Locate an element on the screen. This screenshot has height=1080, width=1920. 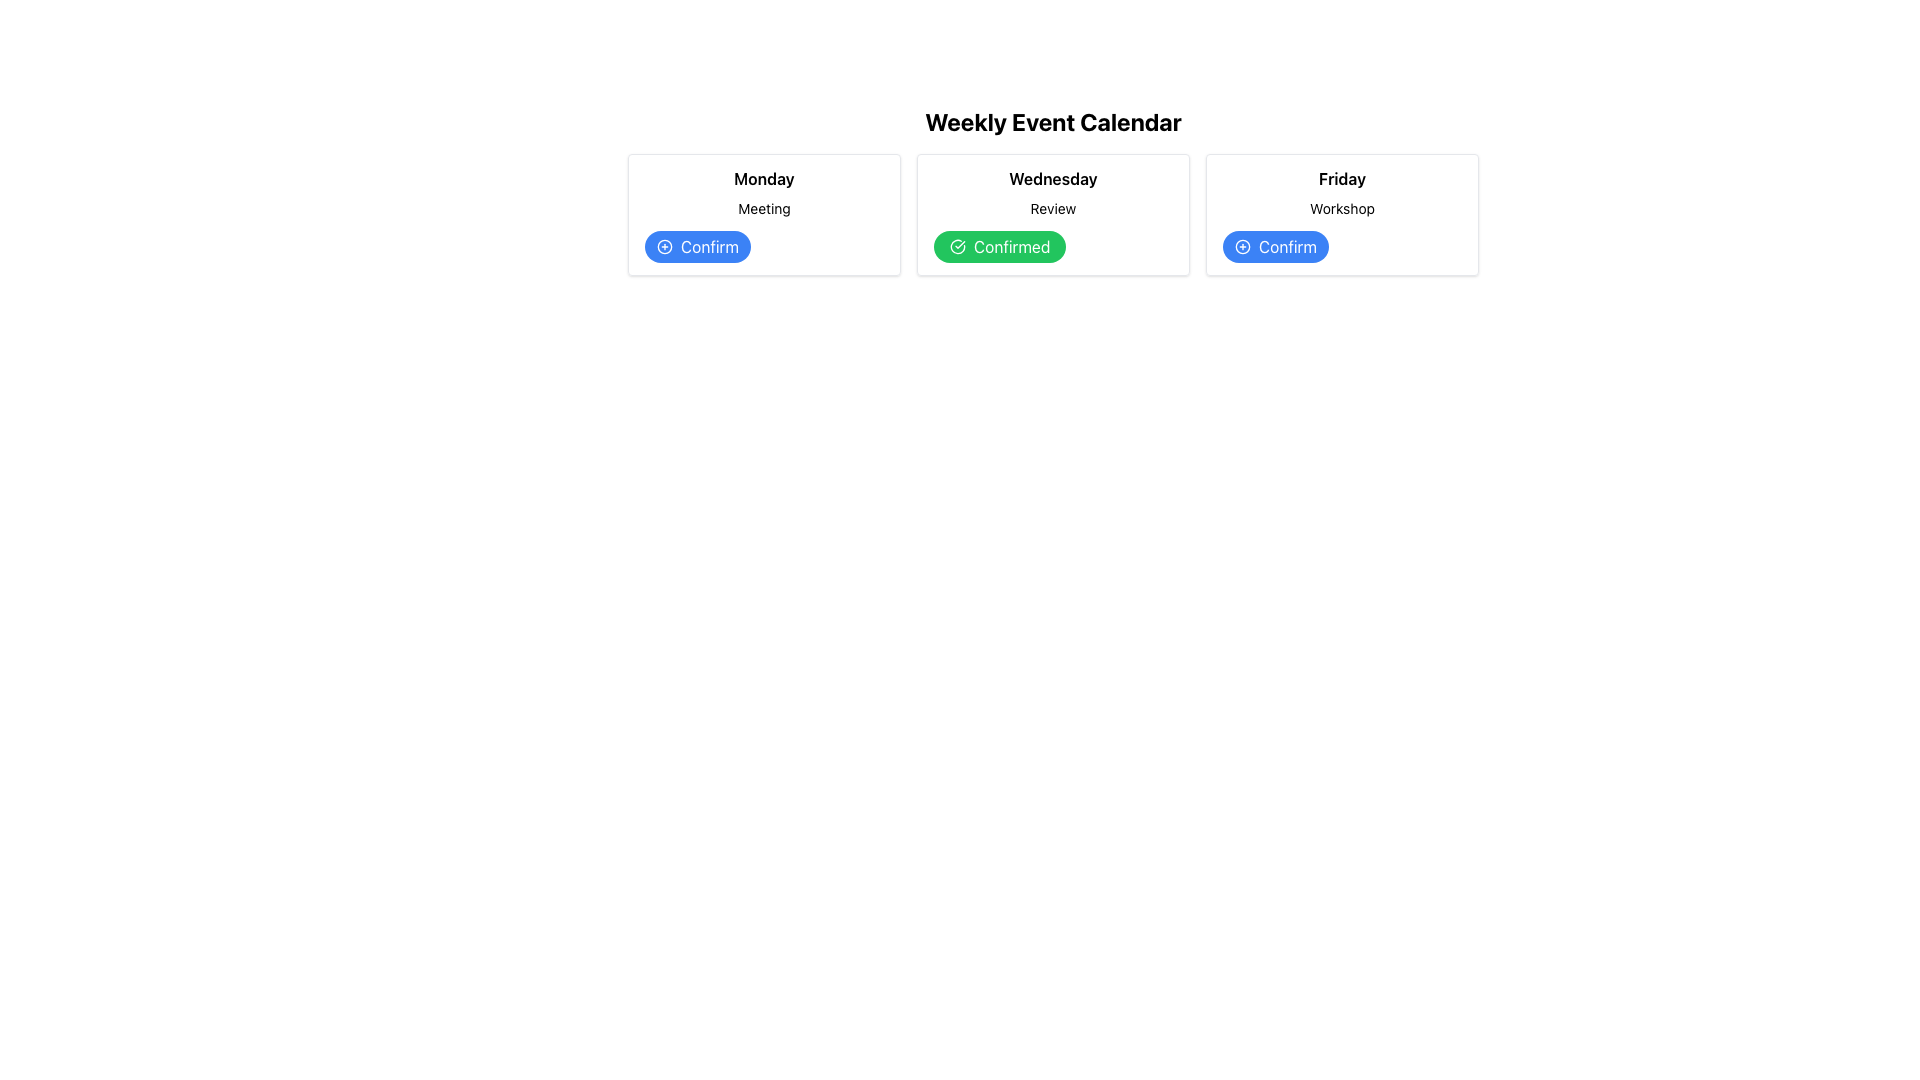
the blue 'Confirm' button with a '+' icon under the 'Monday Meeting' section to confirm the meeting is located at coordinates (697, 245).